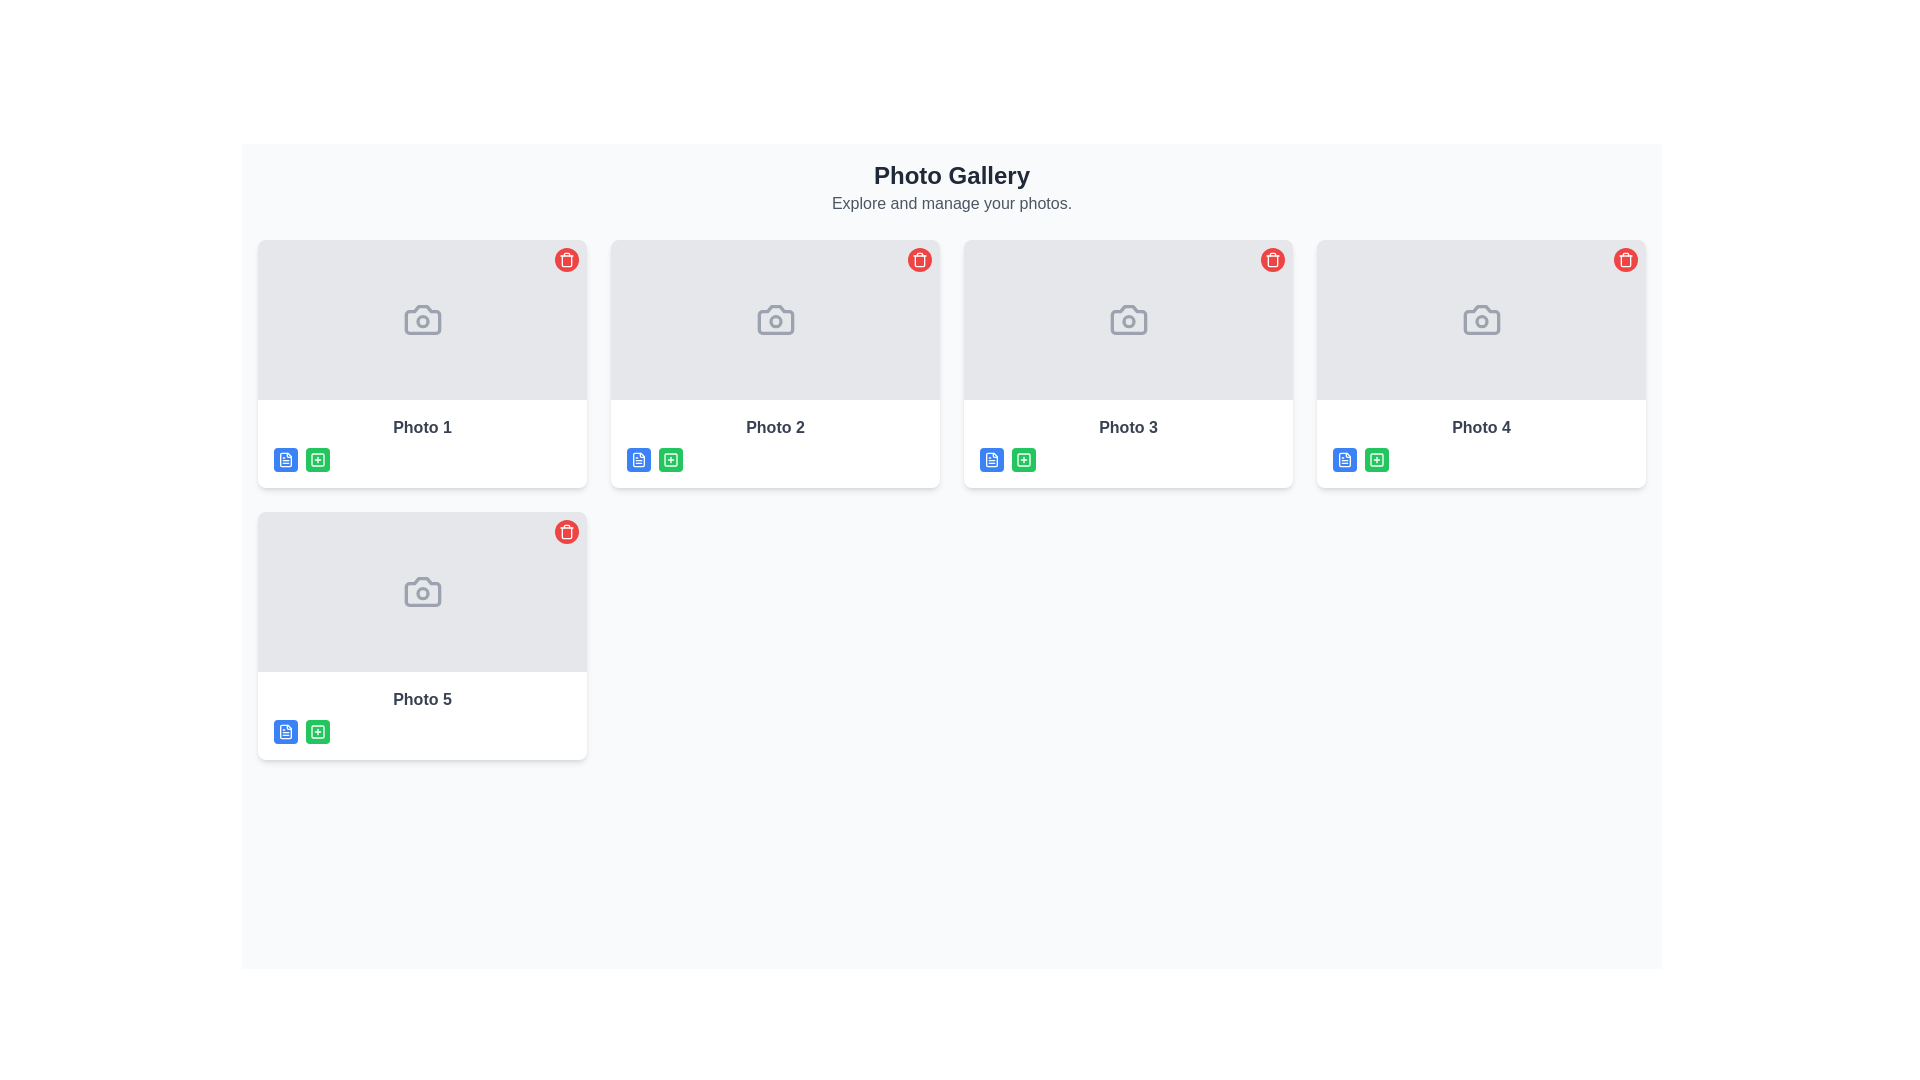 This screenshot has height=1080, width=1920. Describe the element at coordinates (285, 459) in the screenshot. I see `the blue square icon with a document outline located in the bottom-left corner of the first card (Photo 1)` at that location.